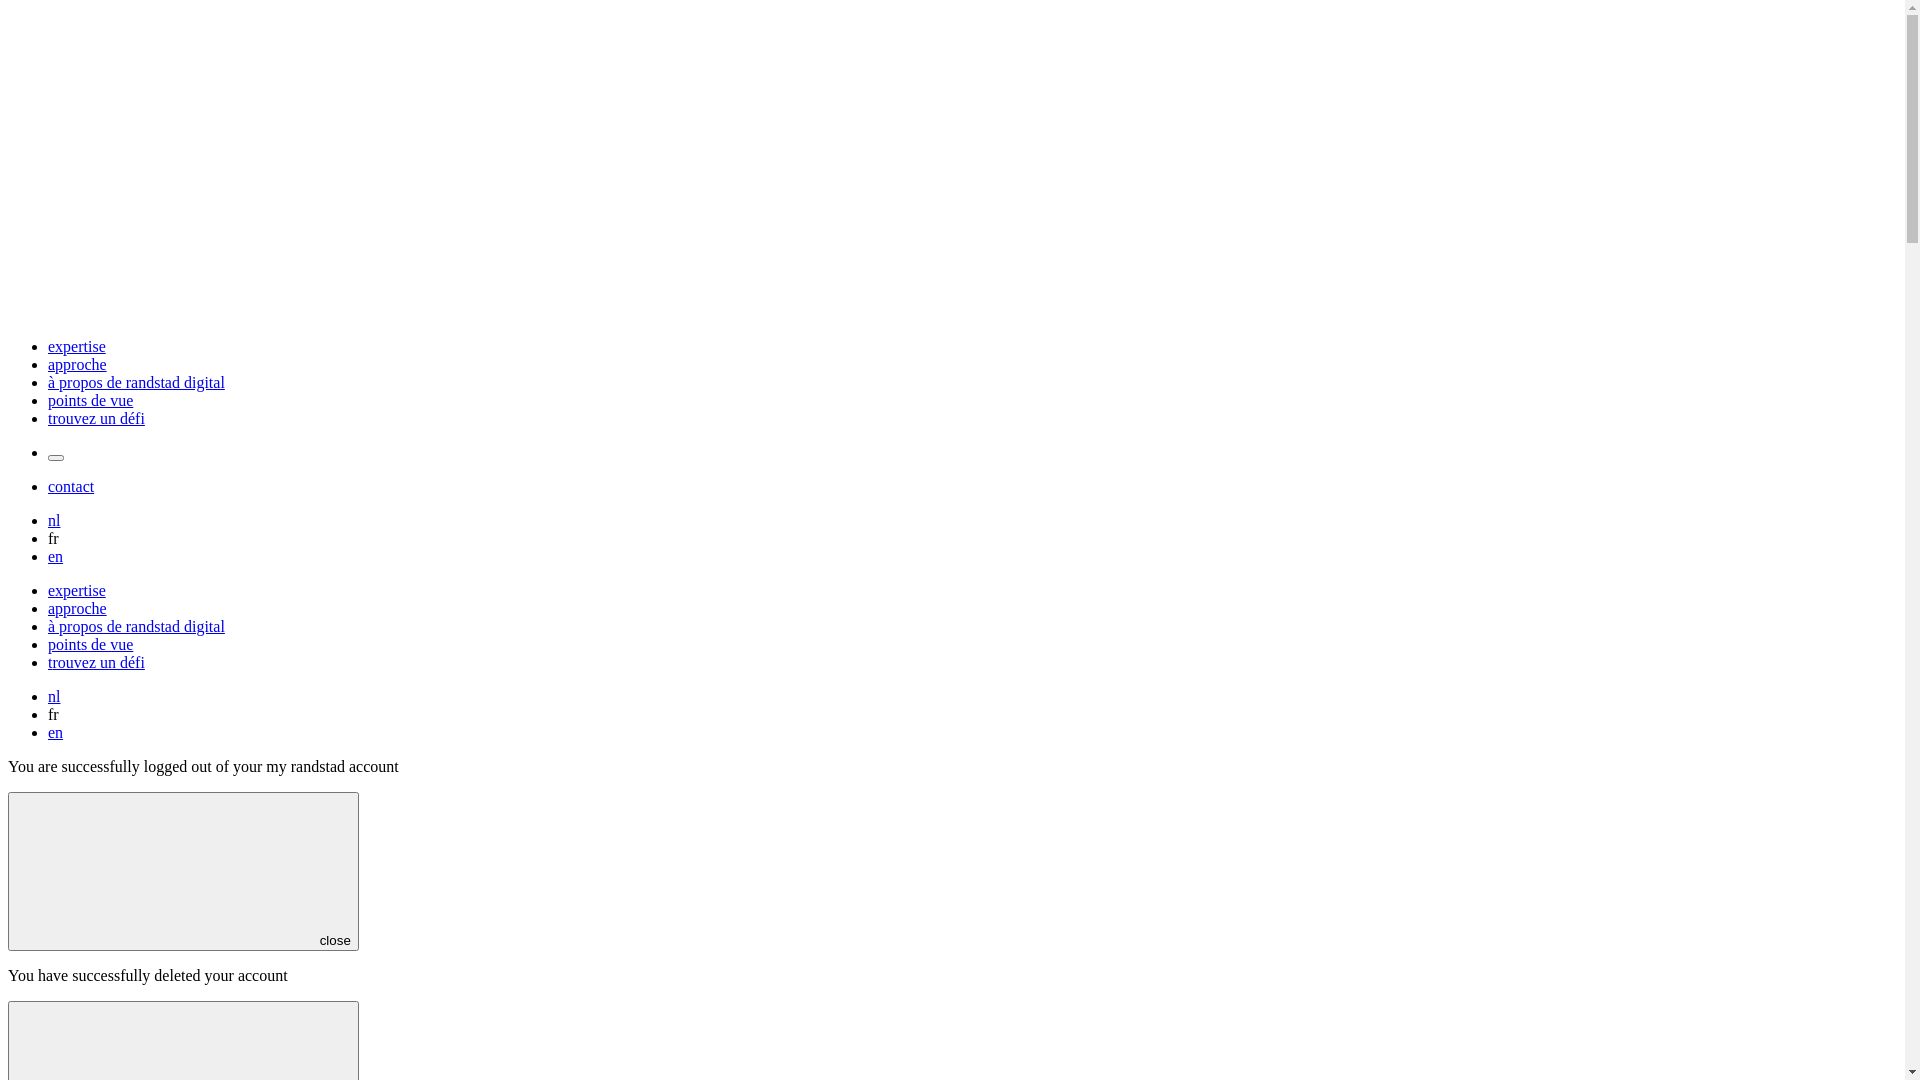 The width and height of the screenshot is (1920, 1080). Describe the element at coordinates (76, 345) in the screenshot. I see `'expertise'` at that location.